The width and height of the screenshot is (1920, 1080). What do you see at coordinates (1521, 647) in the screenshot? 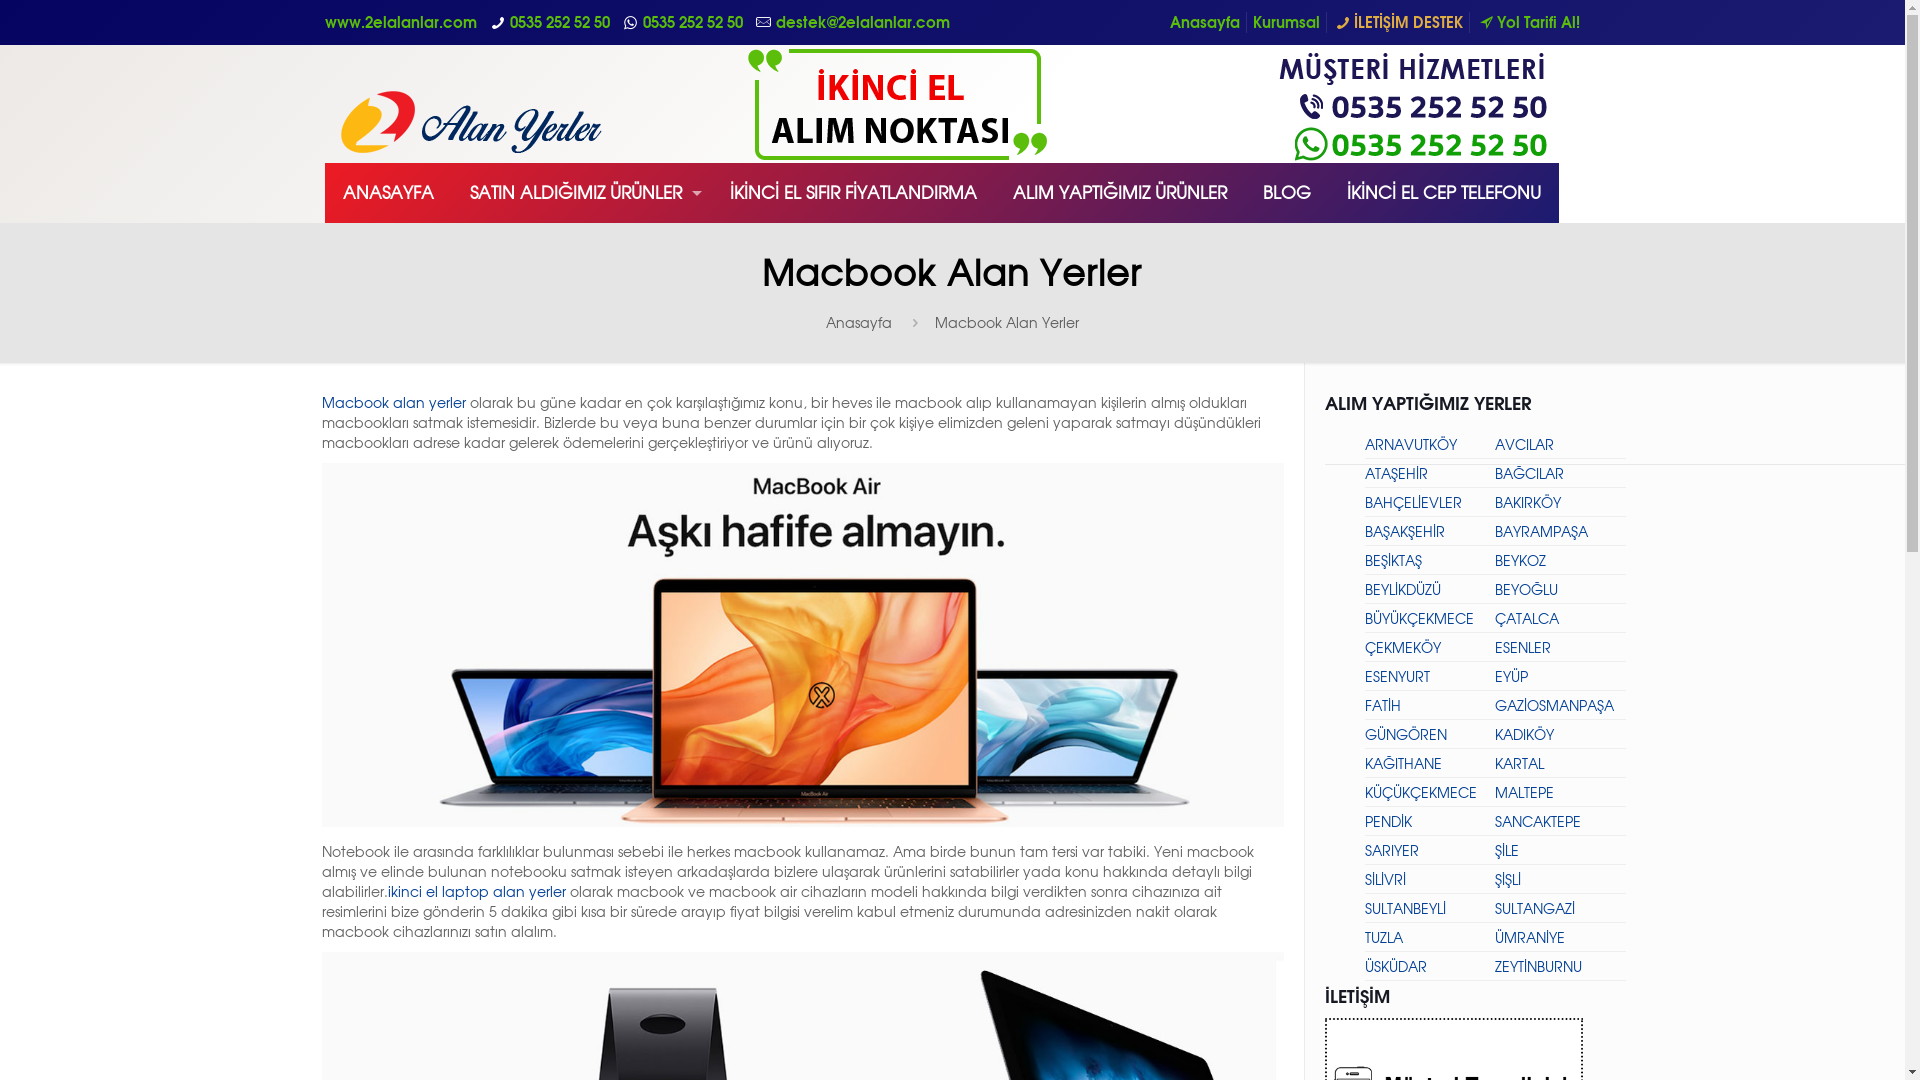
I see `'ESENLER'` at bounding box center [1521, 647].